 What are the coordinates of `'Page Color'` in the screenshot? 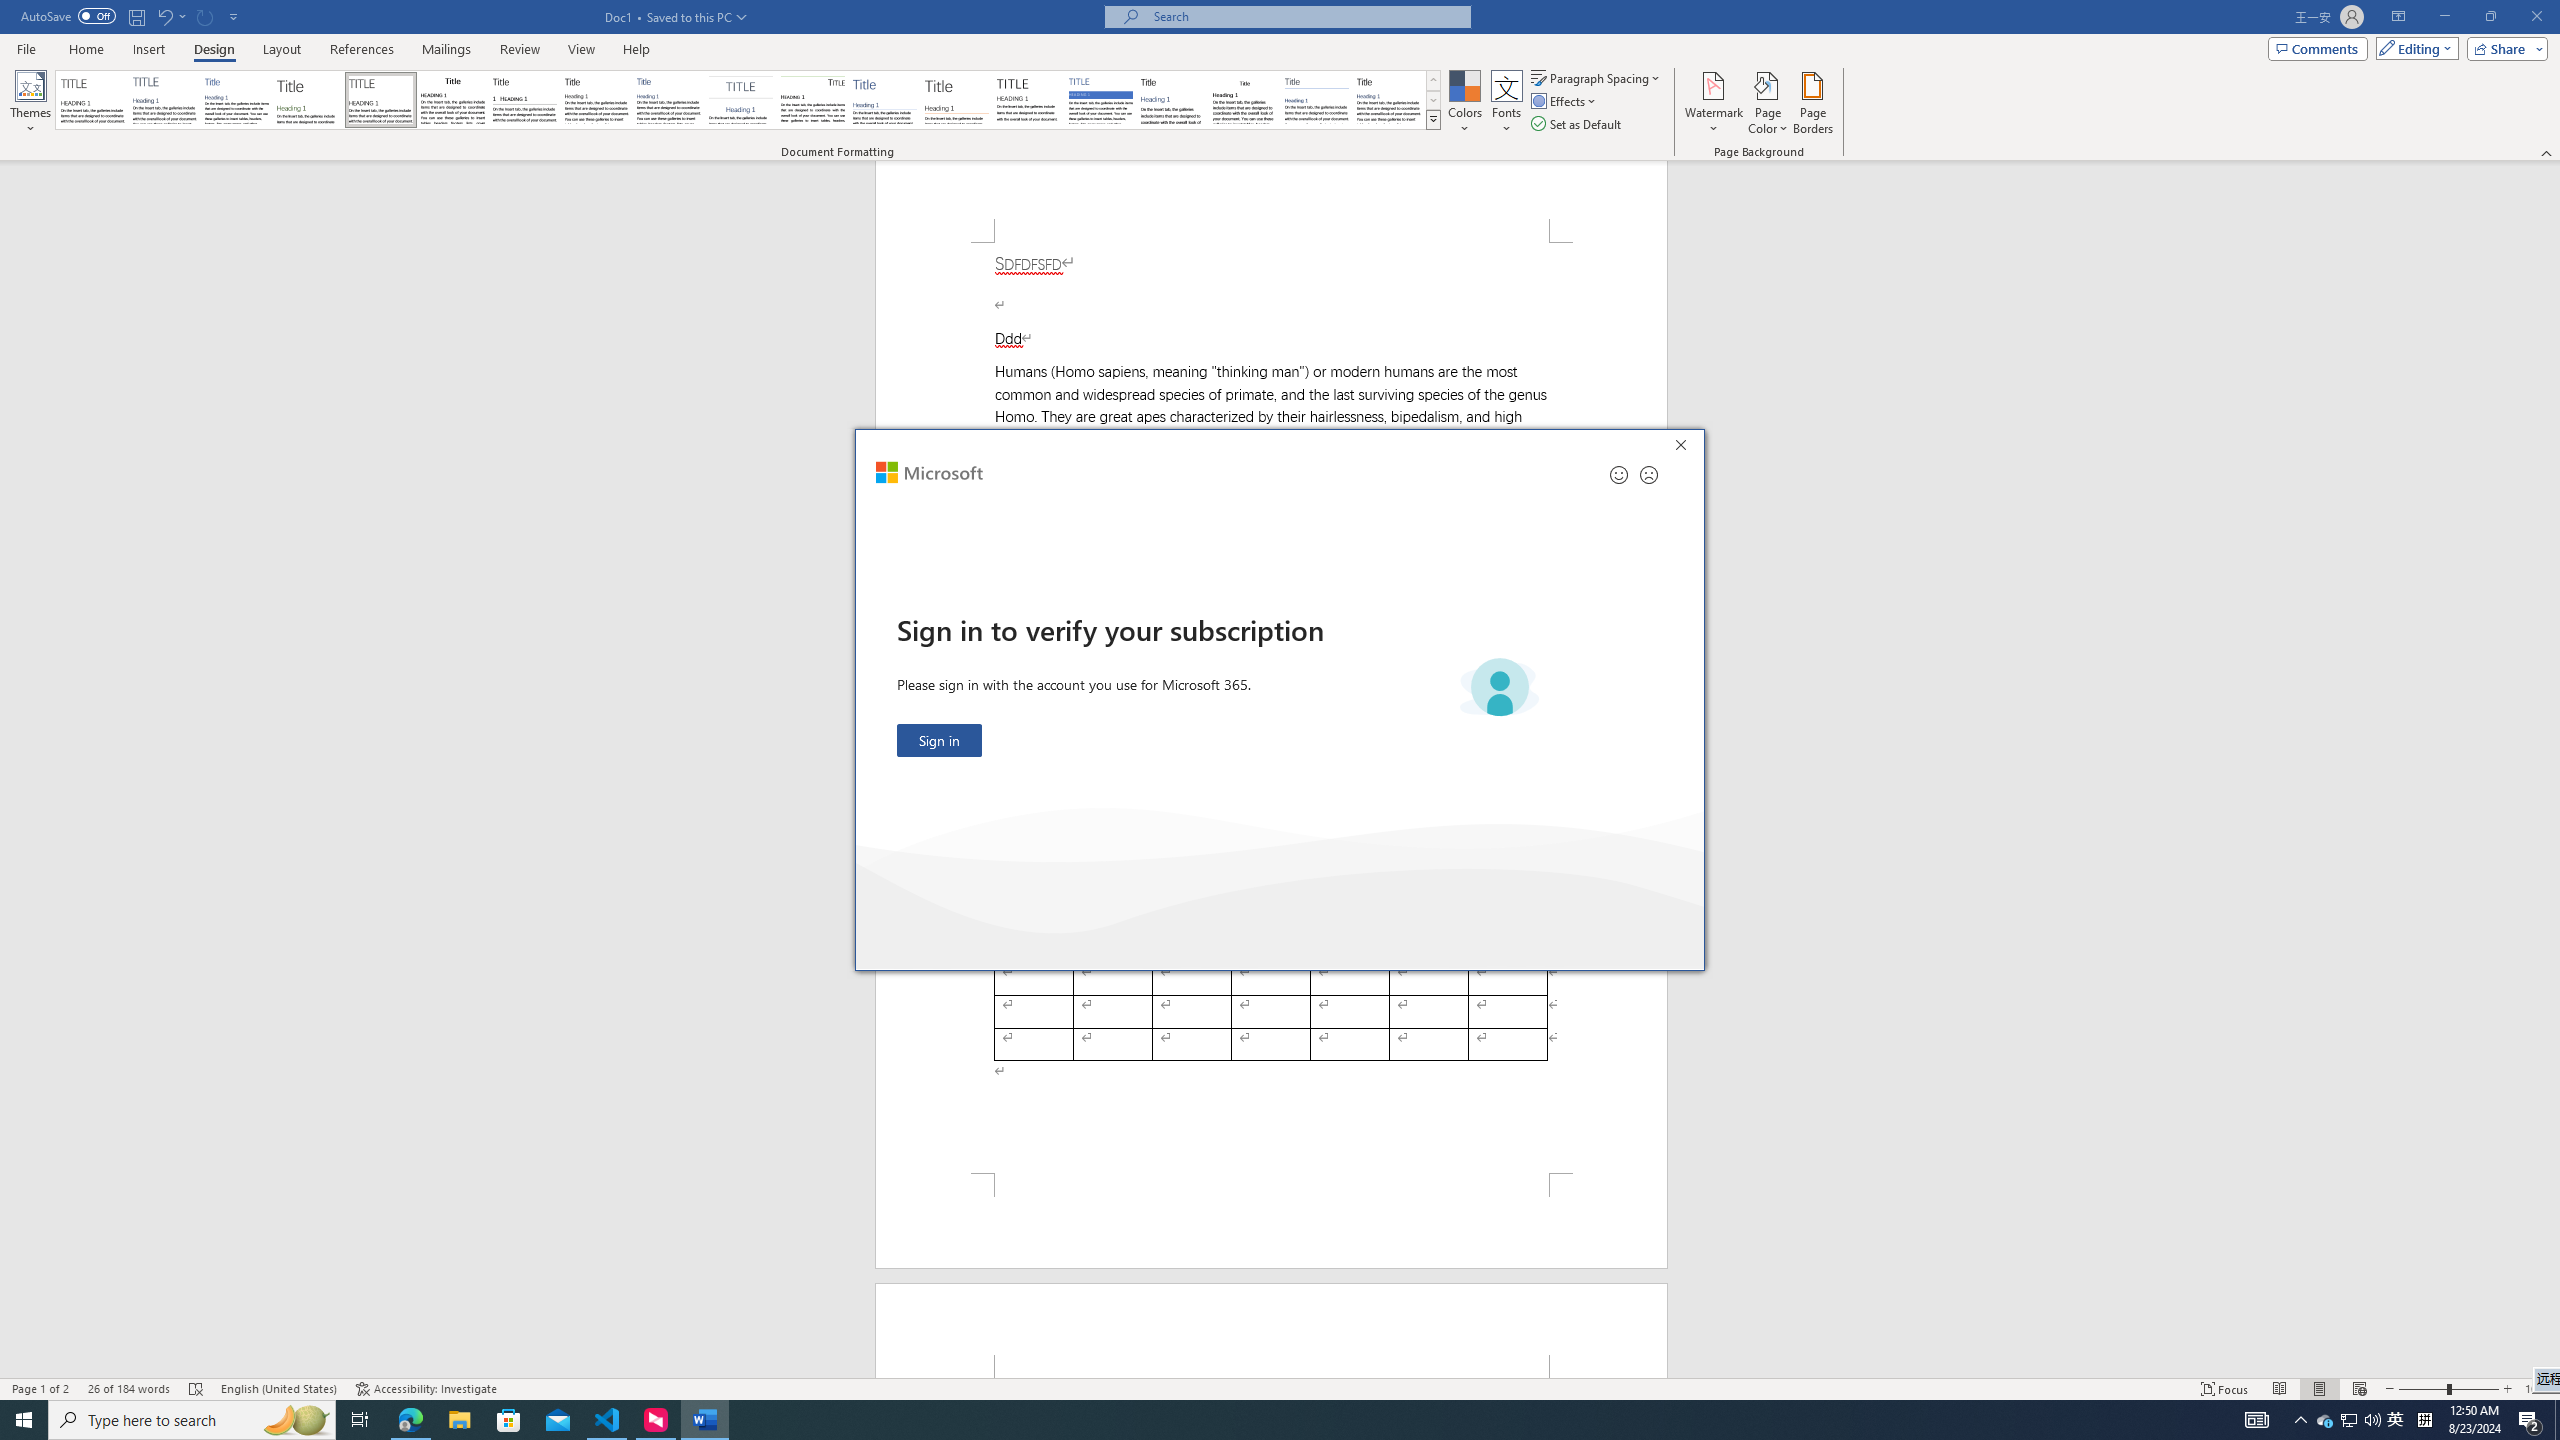 It's located at (1768, 103).